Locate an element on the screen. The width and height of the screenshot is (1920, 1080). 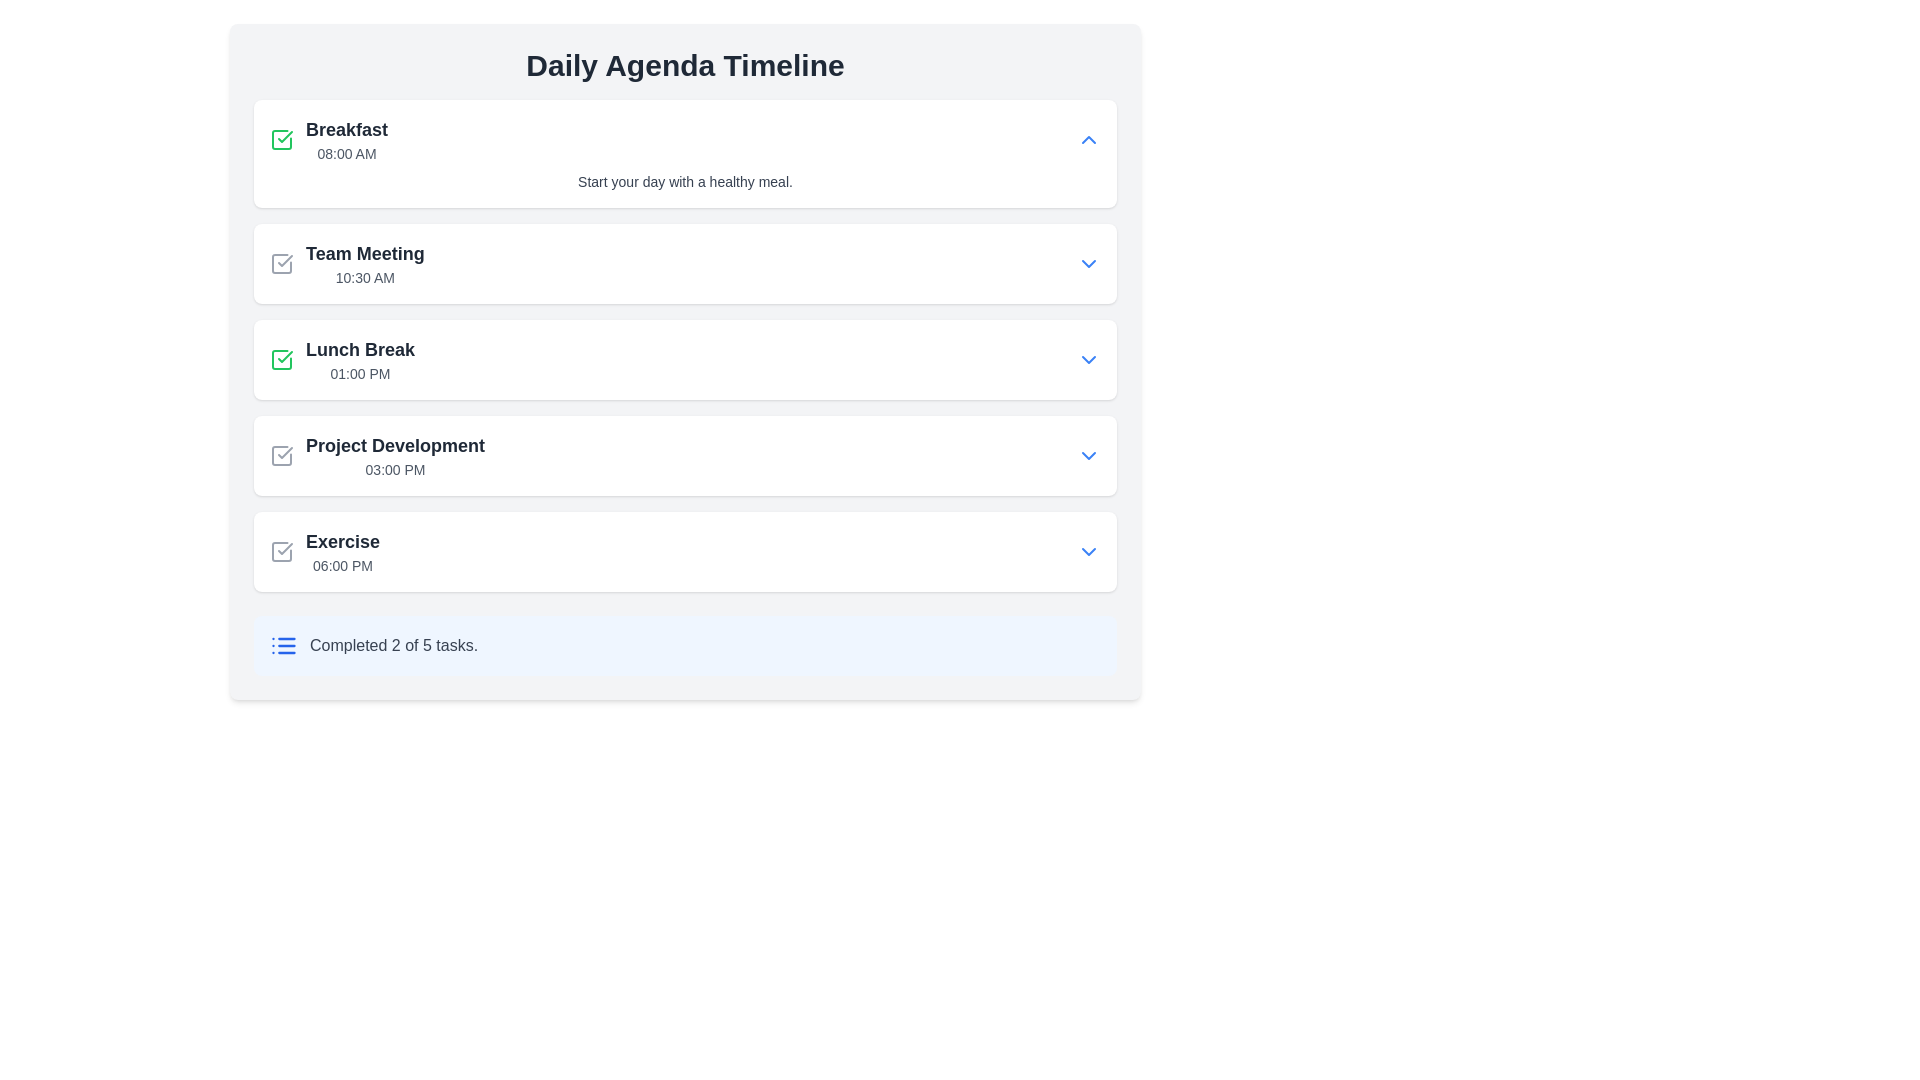
the toggle button located on the rightmost side of the 'Exercise' section next to the time '06:00 PM' is located at coordinates (1088, 551).